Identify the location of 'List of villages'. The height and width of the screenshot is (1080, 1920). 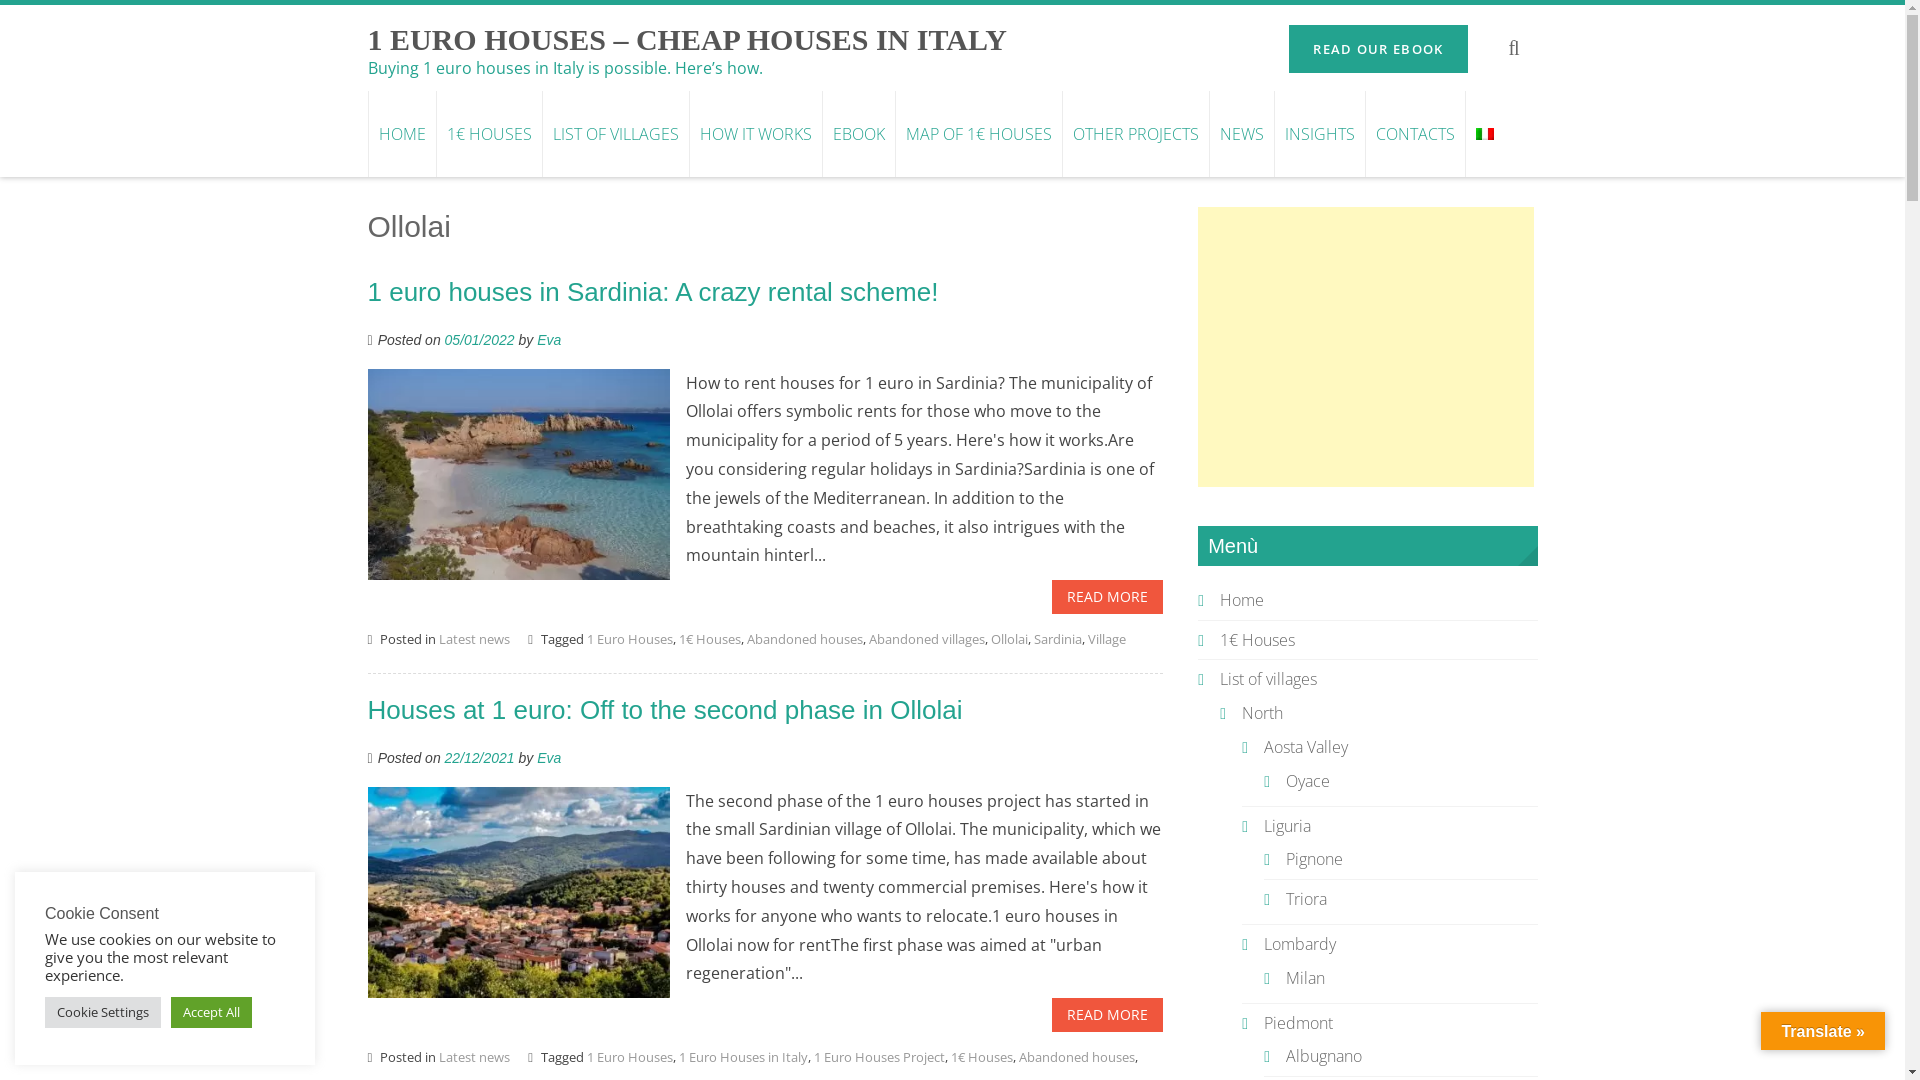
(1267, 677).